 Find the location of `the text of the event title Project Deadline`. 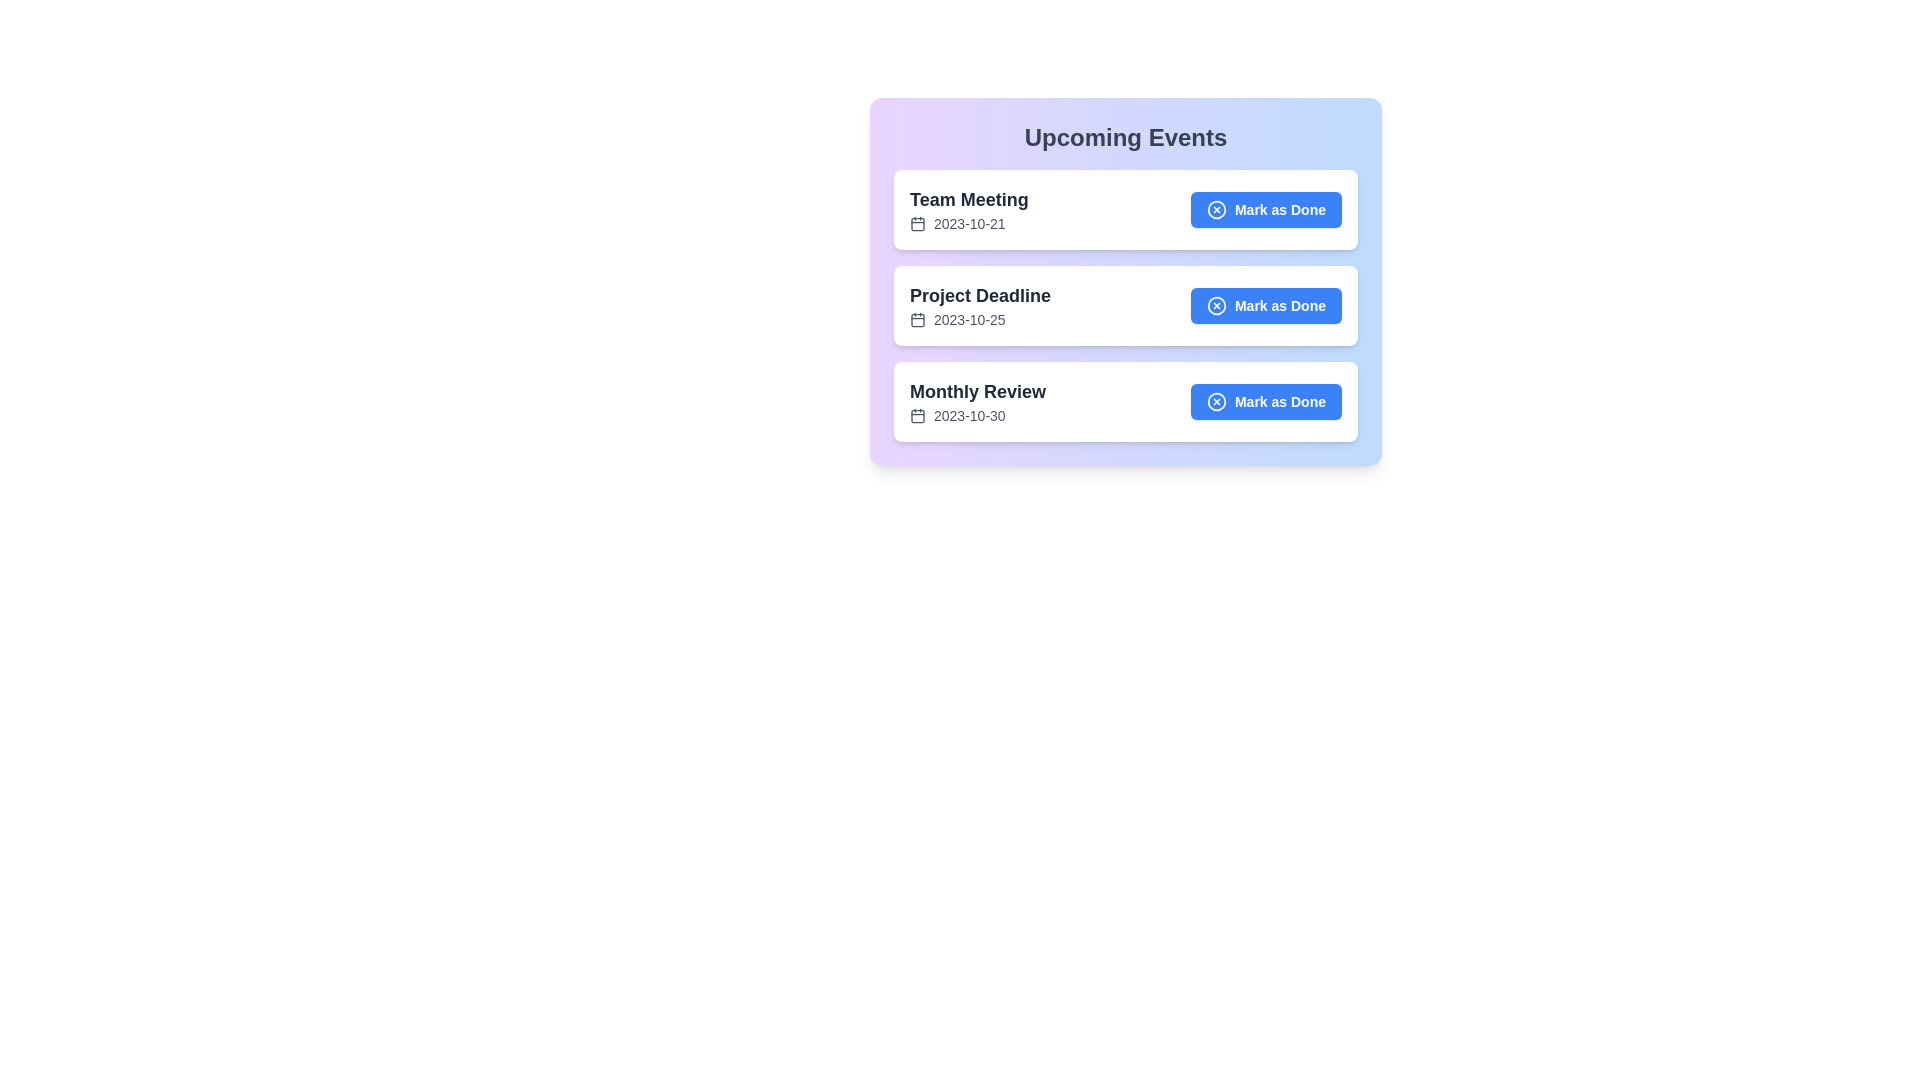

the text of the event title Project Deadline is located at coordinates (979, 296).